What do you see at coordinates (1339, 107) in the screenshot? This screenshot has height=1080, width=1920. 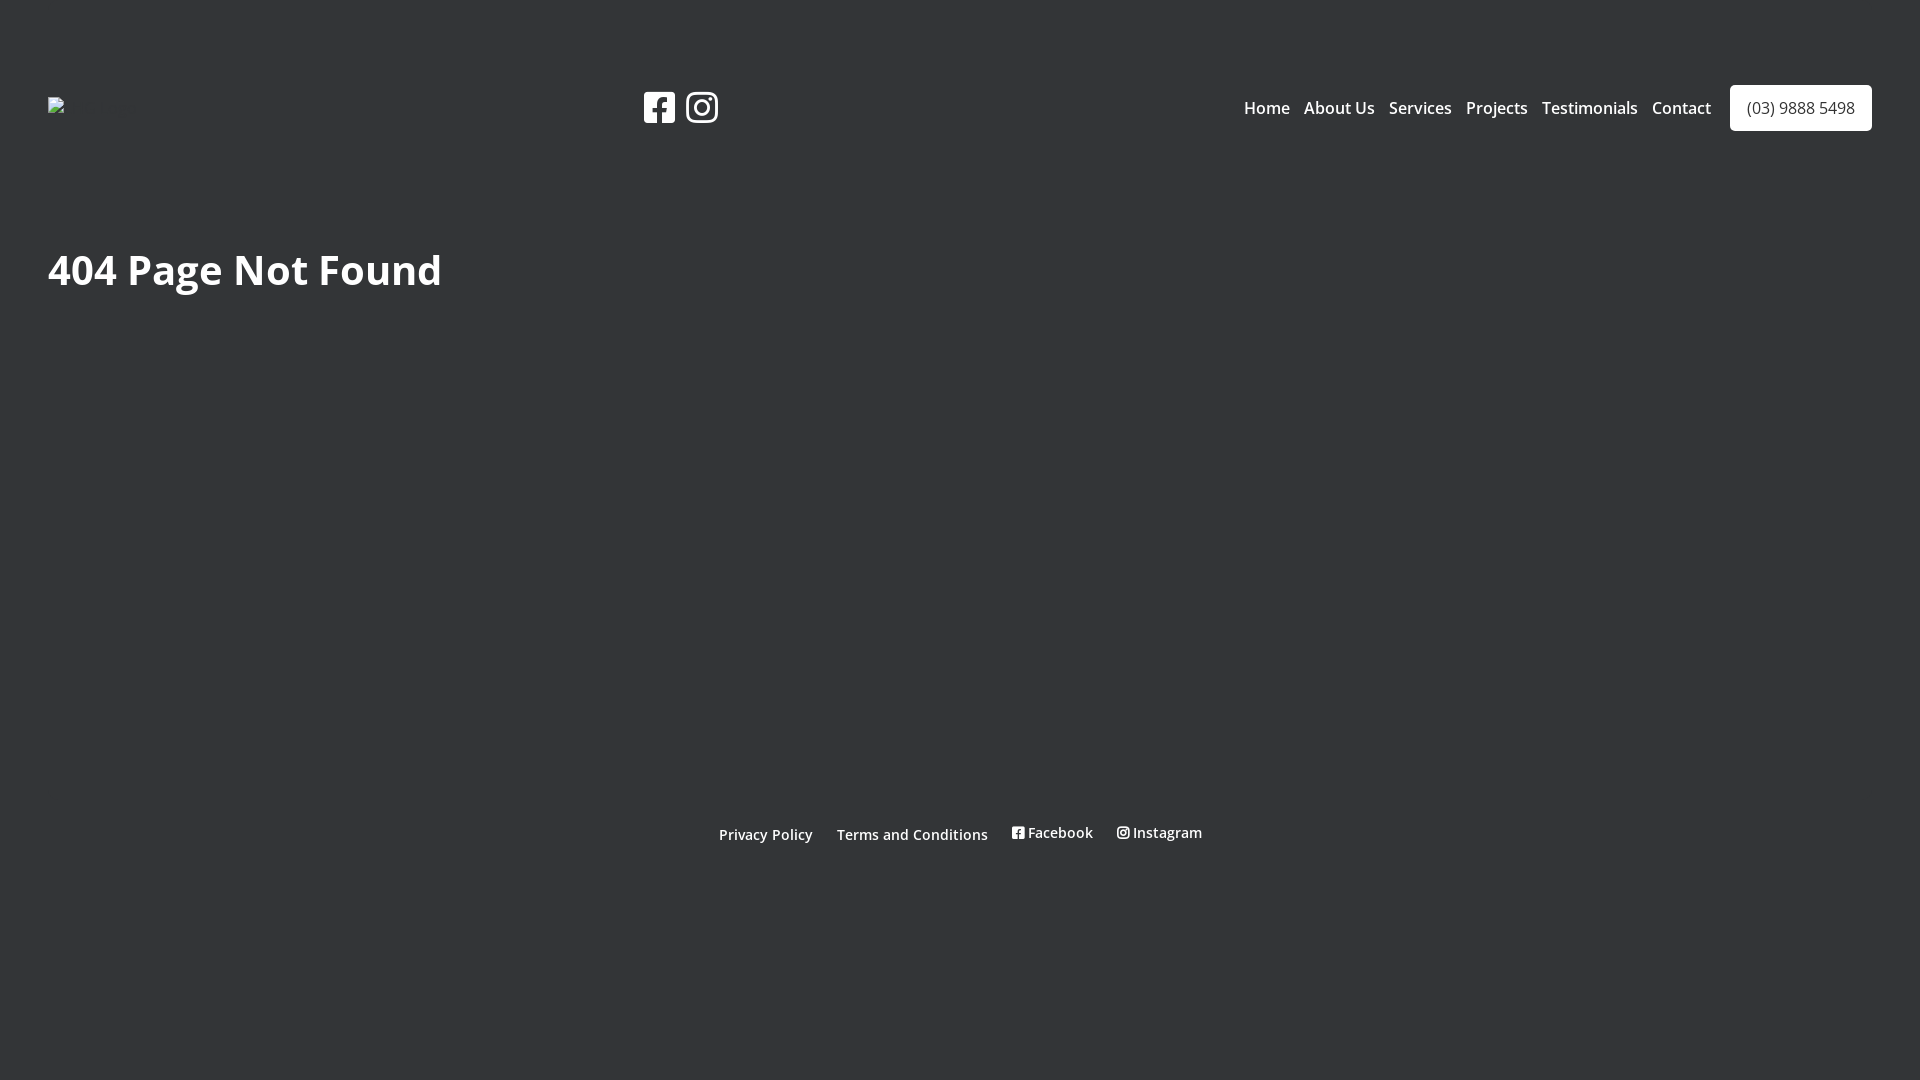 I see `'About Us'` at bounding box center [1339, 107].